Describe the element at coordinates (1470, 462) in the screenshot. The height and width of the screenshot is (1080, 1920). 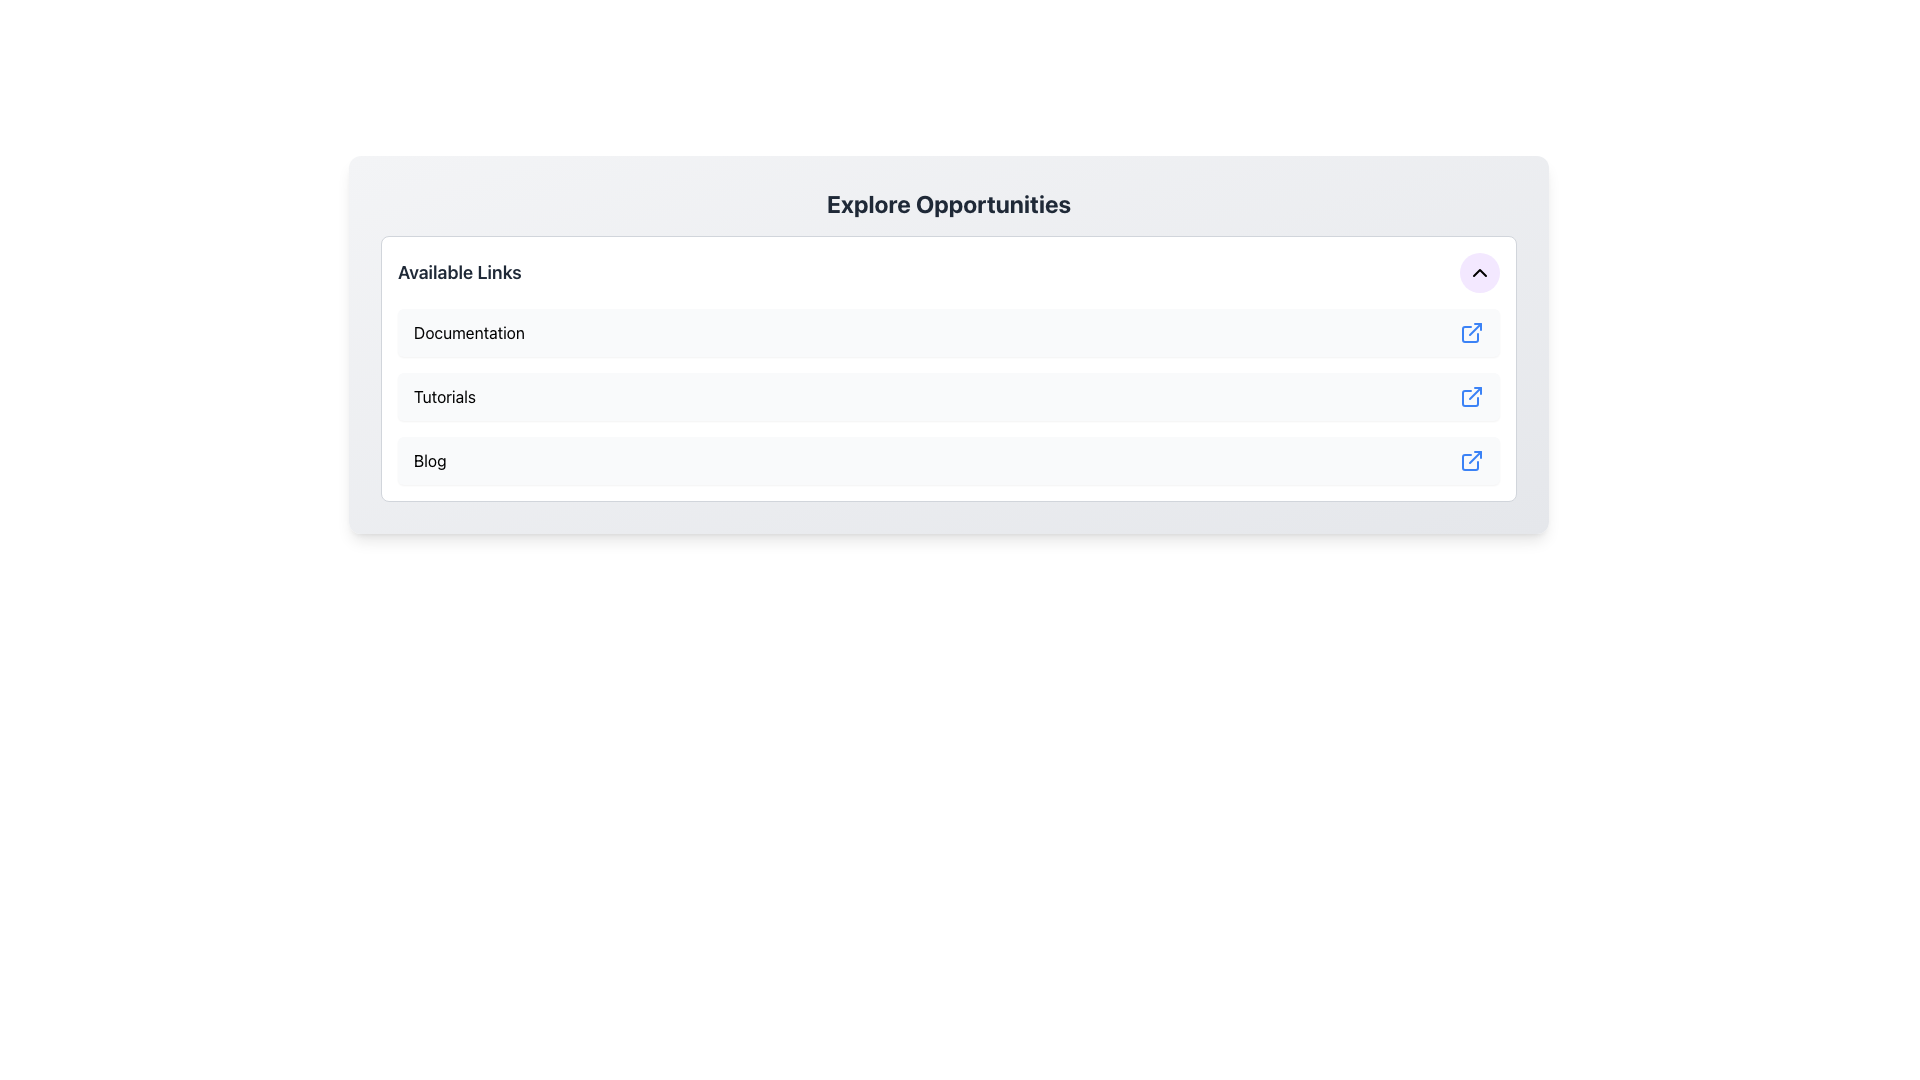
I see `the external navigation icon located to the far-right of the 'Blog' label in the 'Available Links' list` at that location.